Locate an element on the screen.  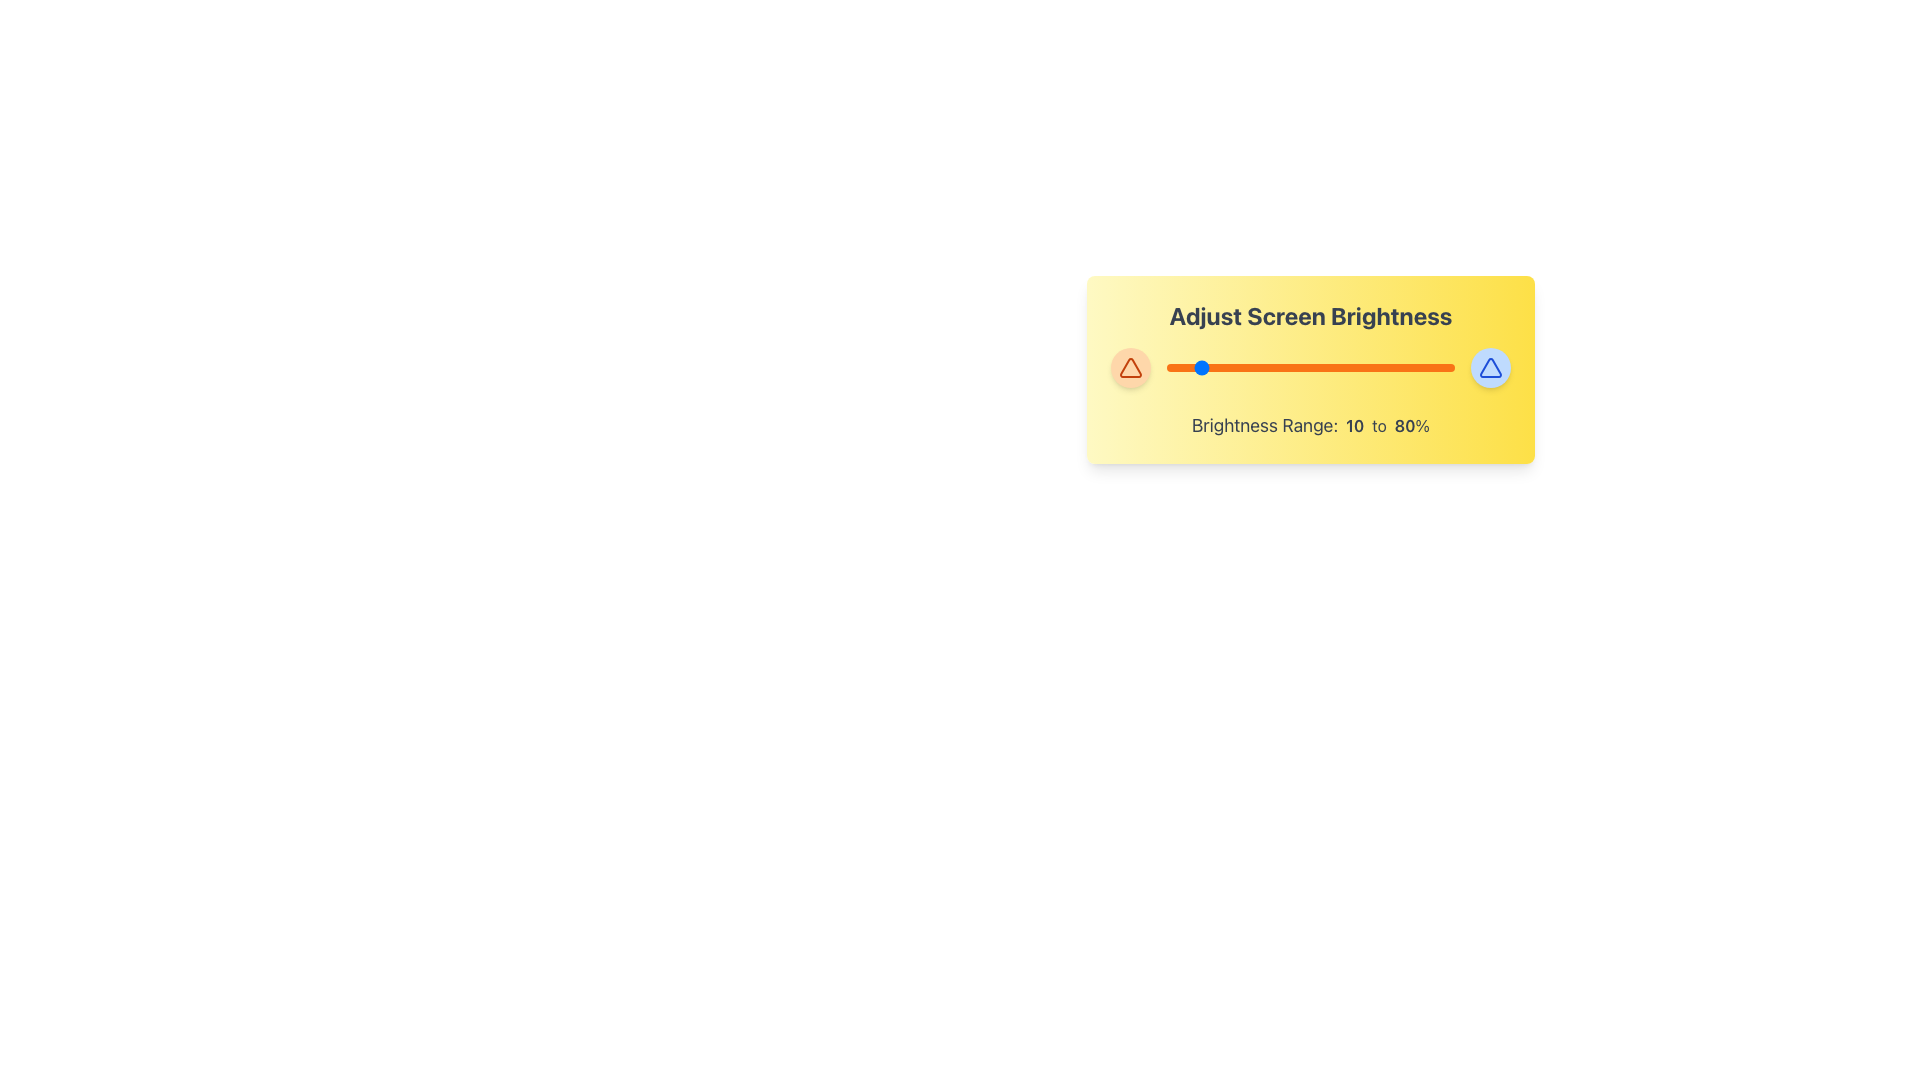
the brightness is located at coordinates (1450, 367).